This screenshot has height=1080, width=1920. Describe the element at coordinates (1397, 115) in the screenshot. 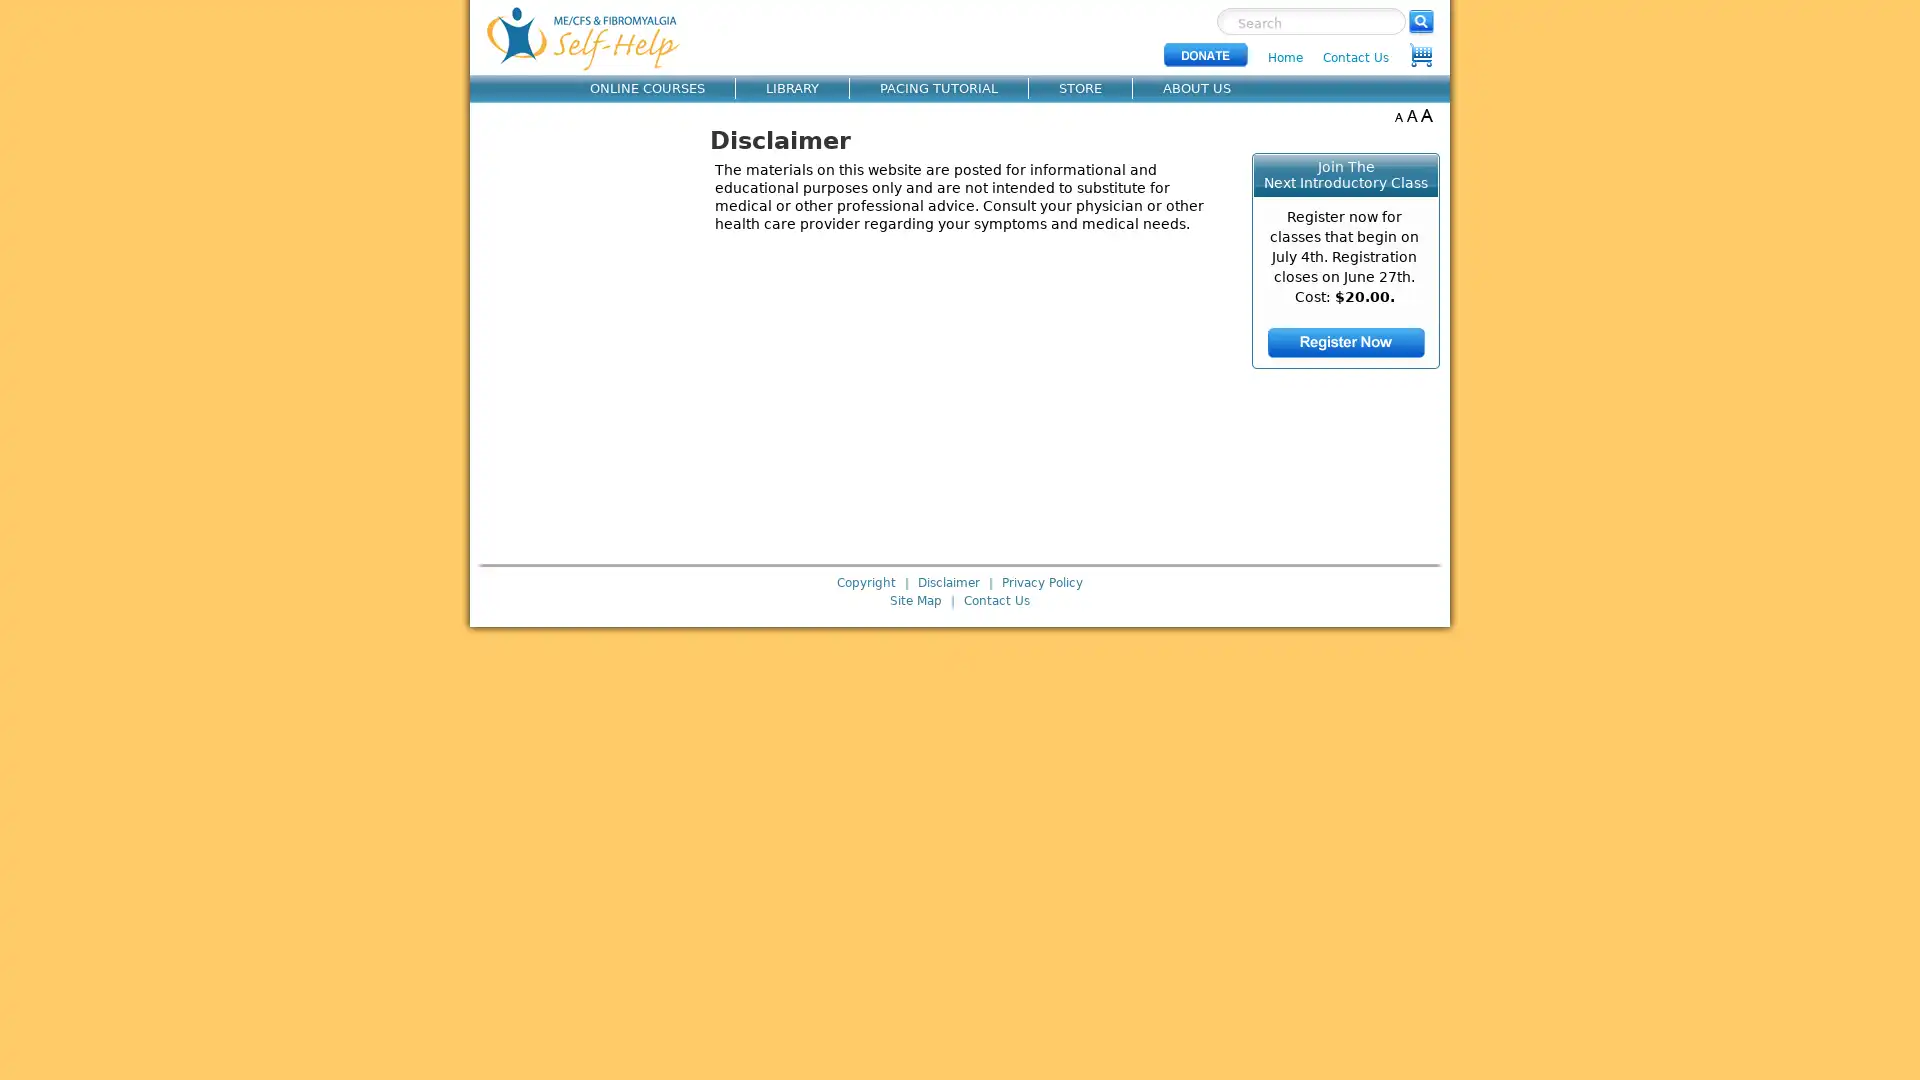

I see `A` at that location.